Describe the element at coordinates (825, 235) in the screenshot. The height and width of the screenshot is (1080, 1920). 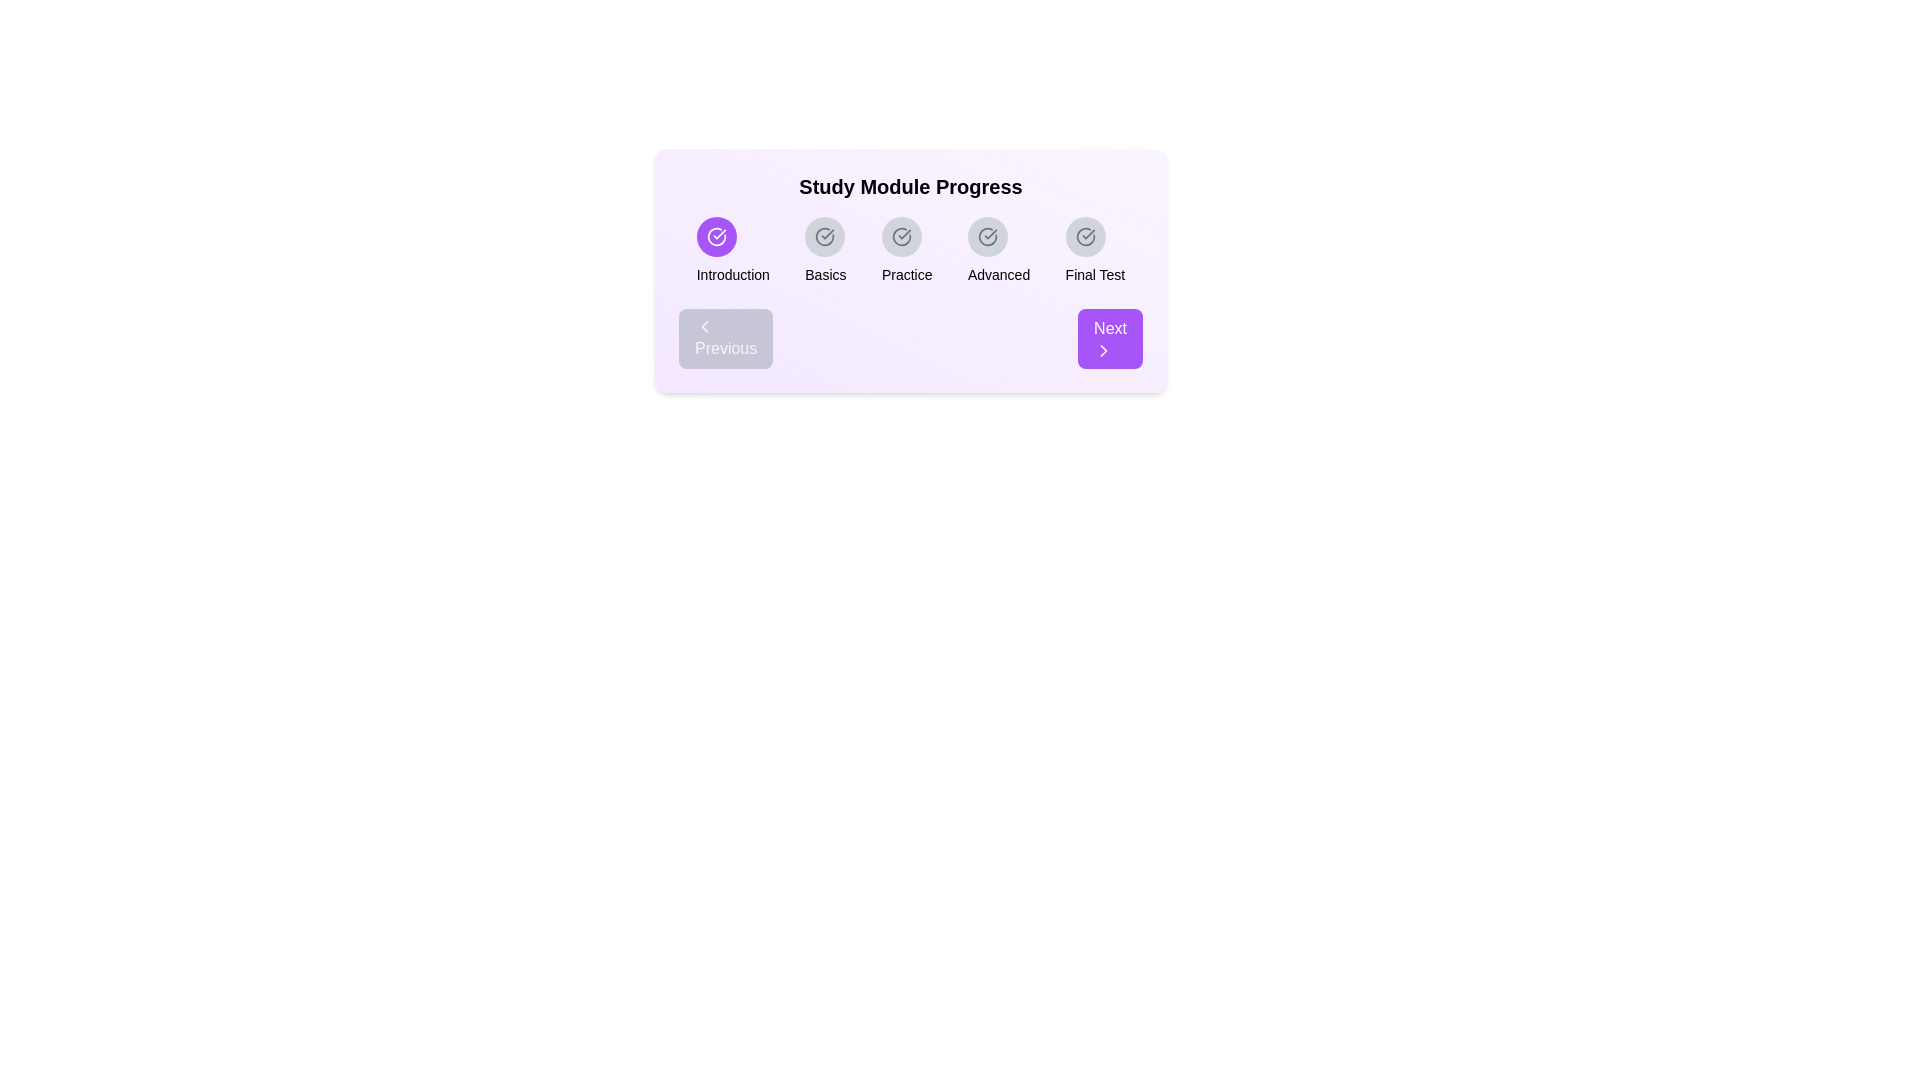
I see `the second icon in the 'Study Module Progress' section` at that location.